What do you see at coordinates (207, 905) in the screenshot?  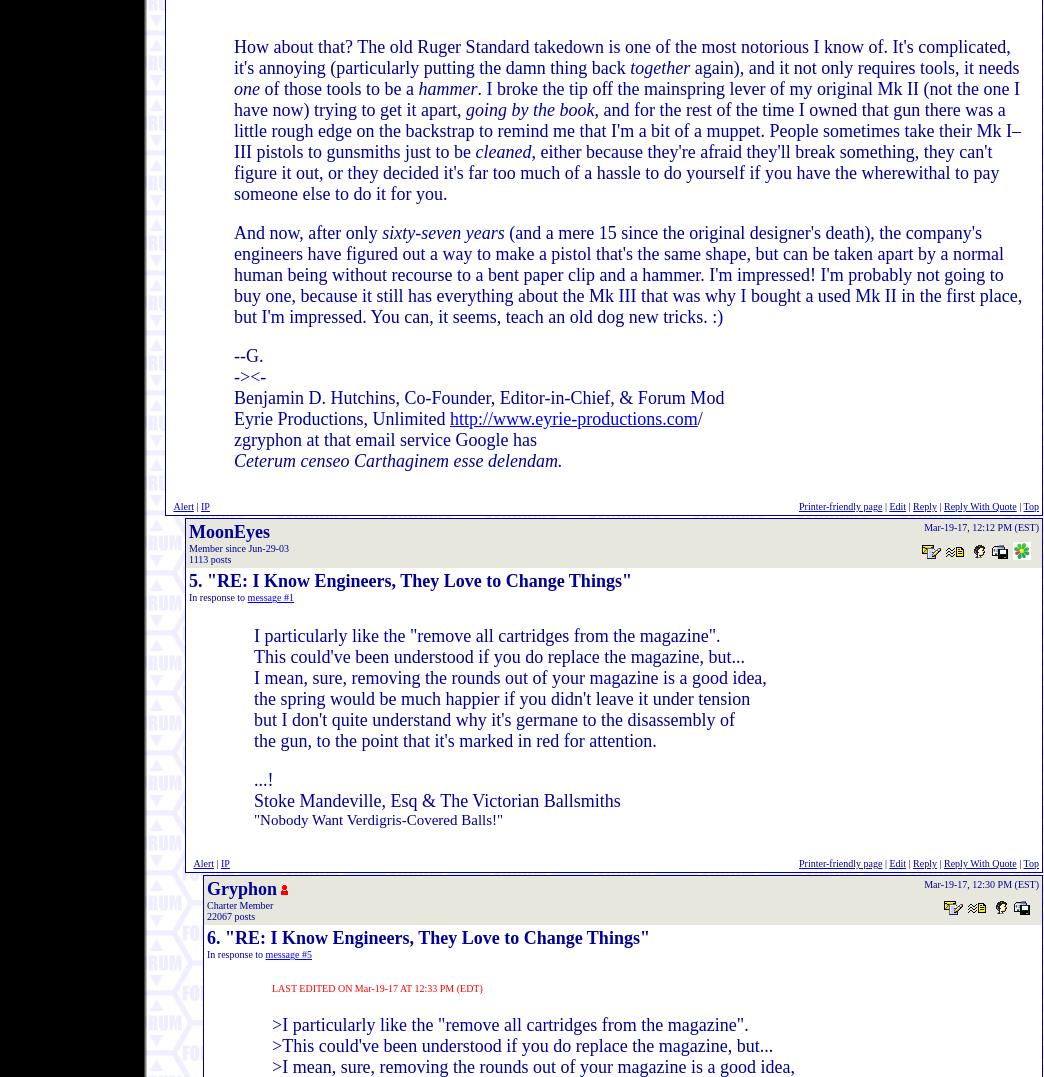 I see `'Charter Member'` at bounding box center [207, 905].